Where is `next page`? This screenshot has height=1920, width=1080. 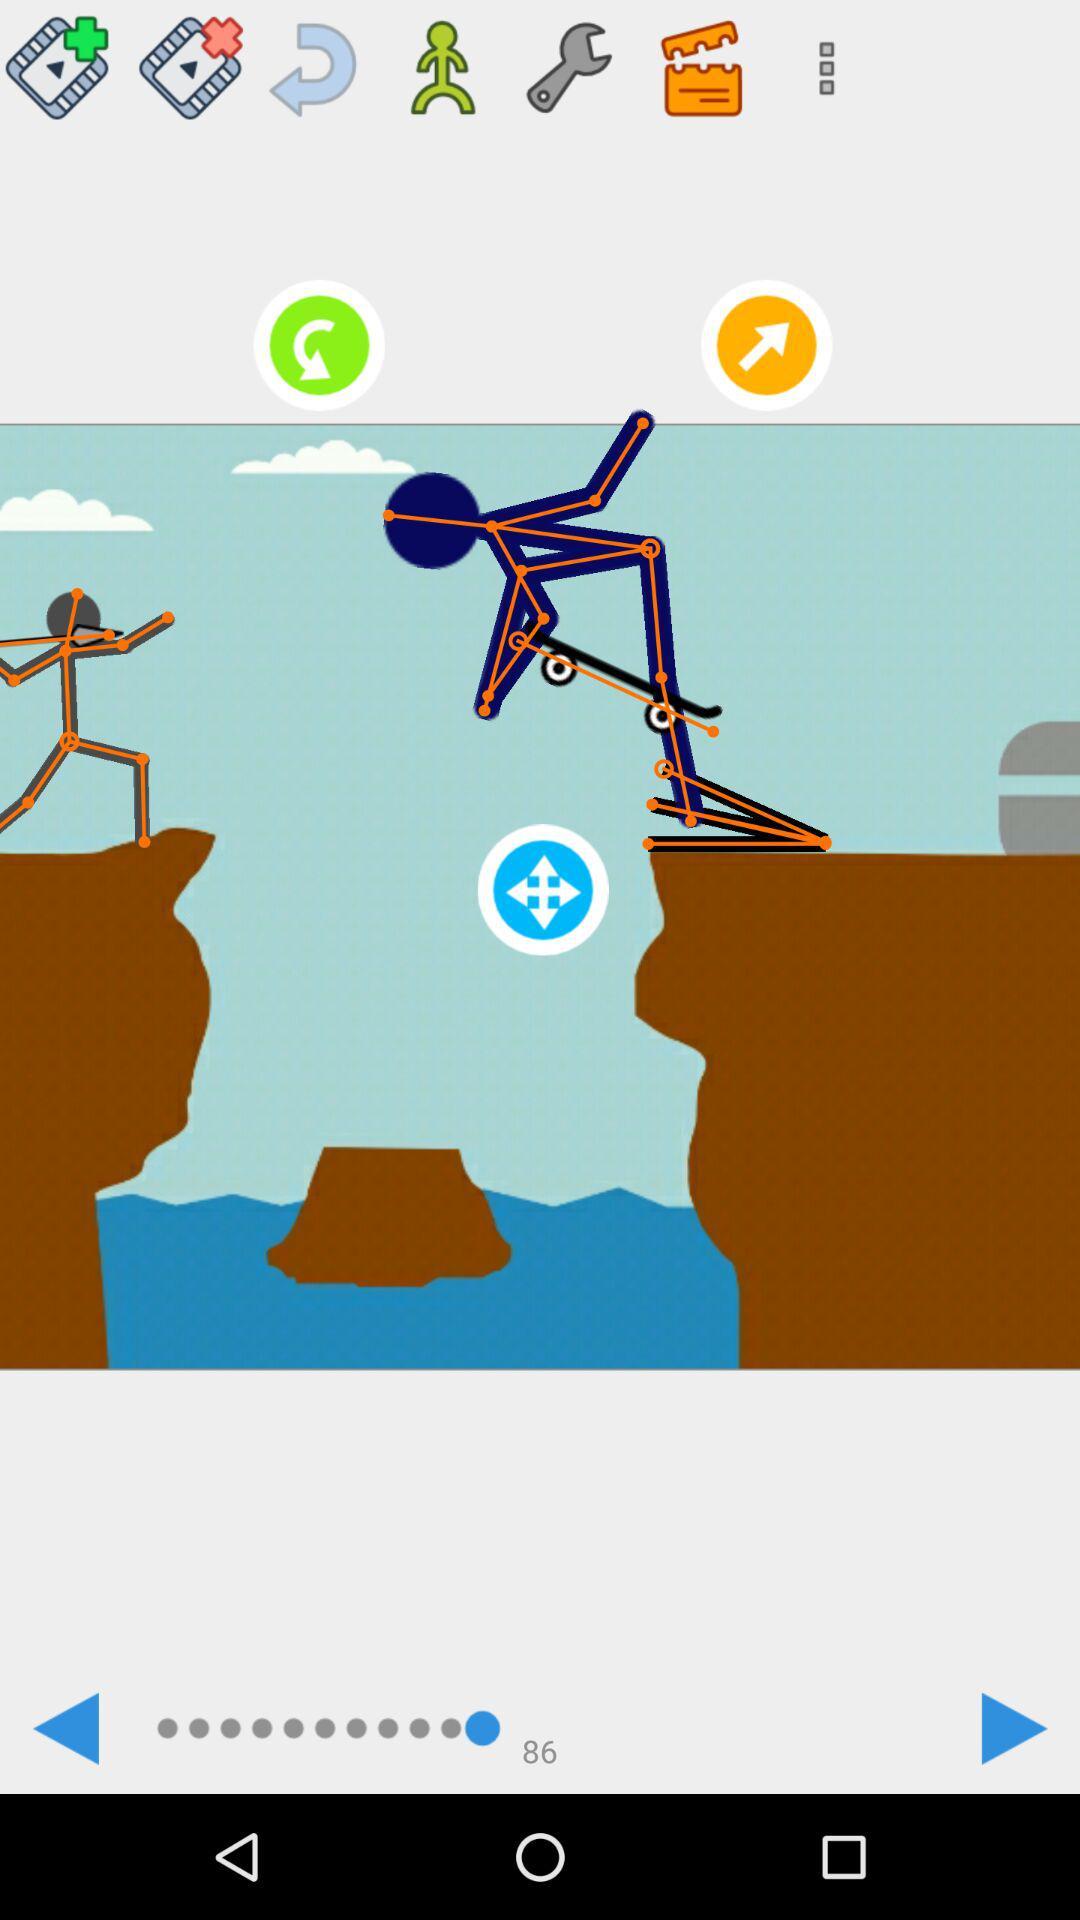
next page is located at coordinates (1014, 1727).